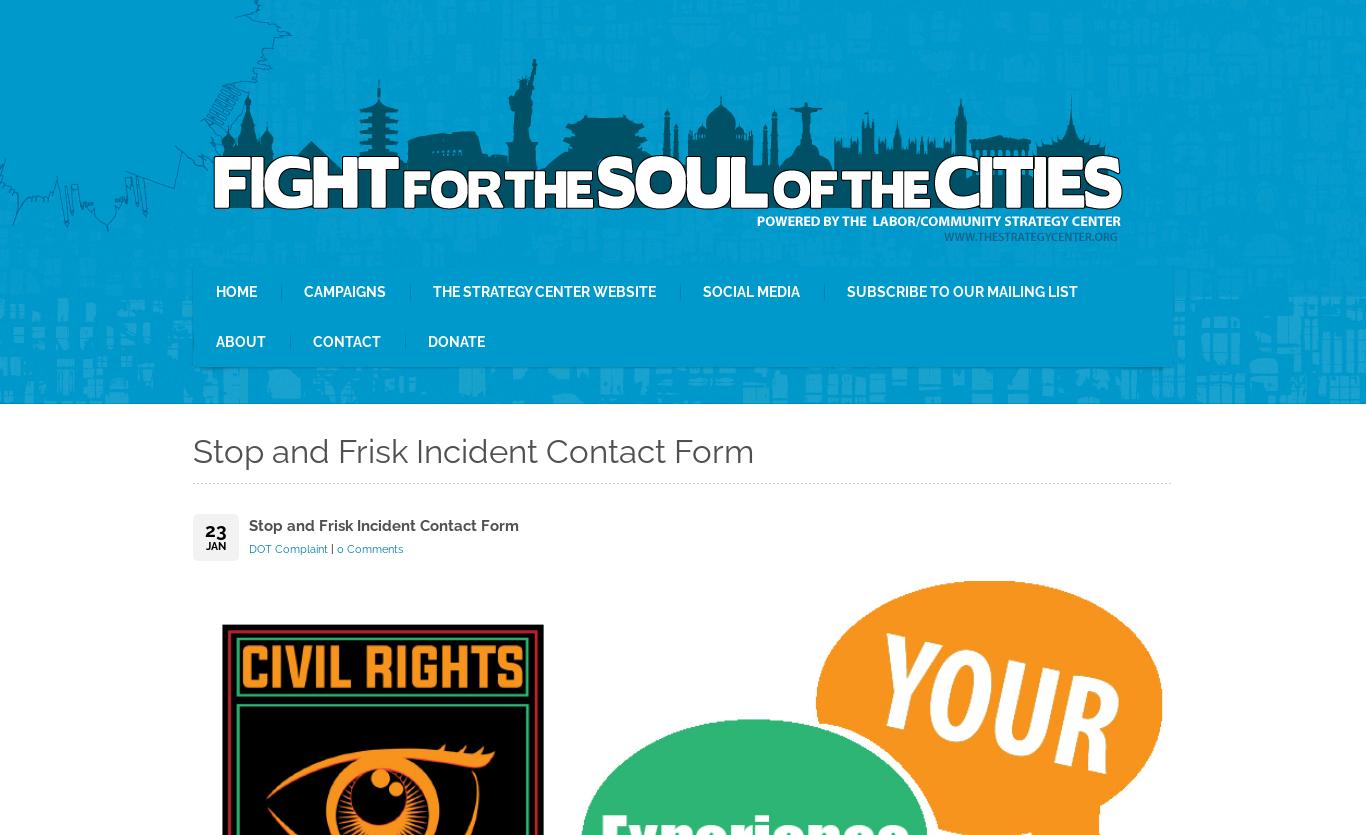 This screenshot has height=835, width=1366. Describe the element at coordinates (432, 290) in the screenshot. I see `'The Strategy Center Website'` at that location.